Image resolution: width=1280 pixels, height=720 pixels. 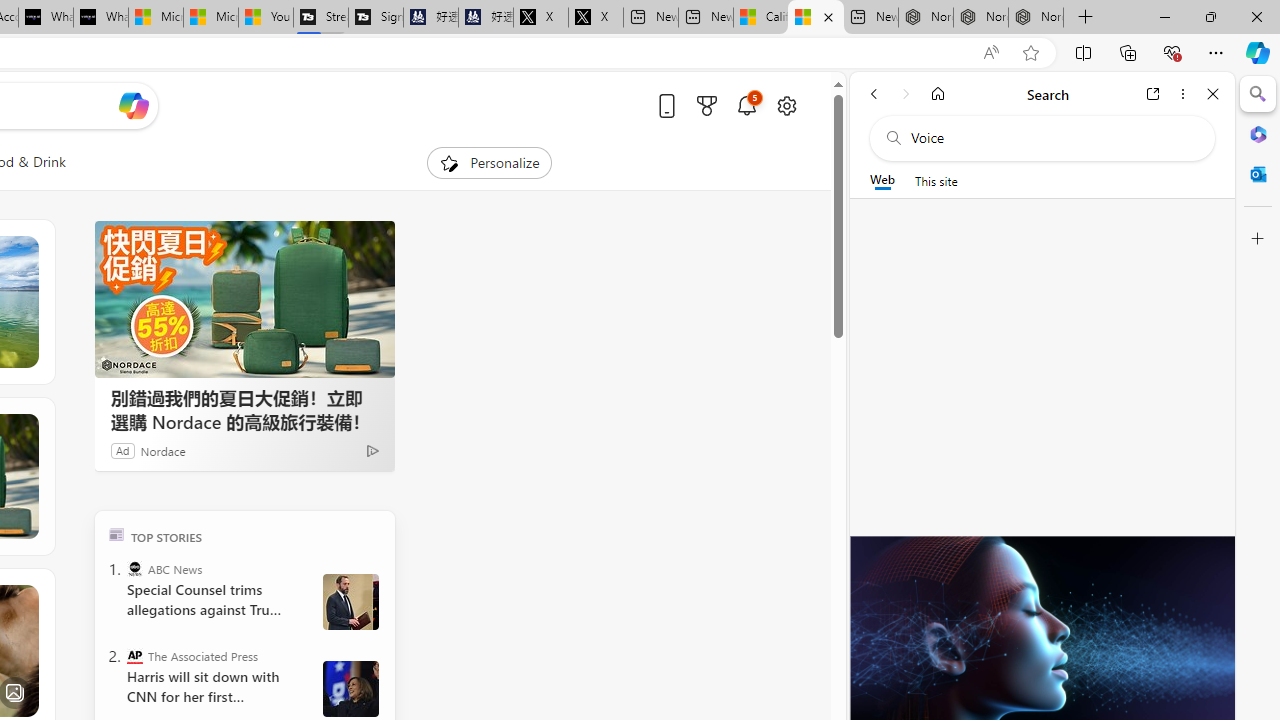 What do you see at coordinates (1257, 238) in the screenshot?
I see `'Customize'` at bounding box center [1257, 238].